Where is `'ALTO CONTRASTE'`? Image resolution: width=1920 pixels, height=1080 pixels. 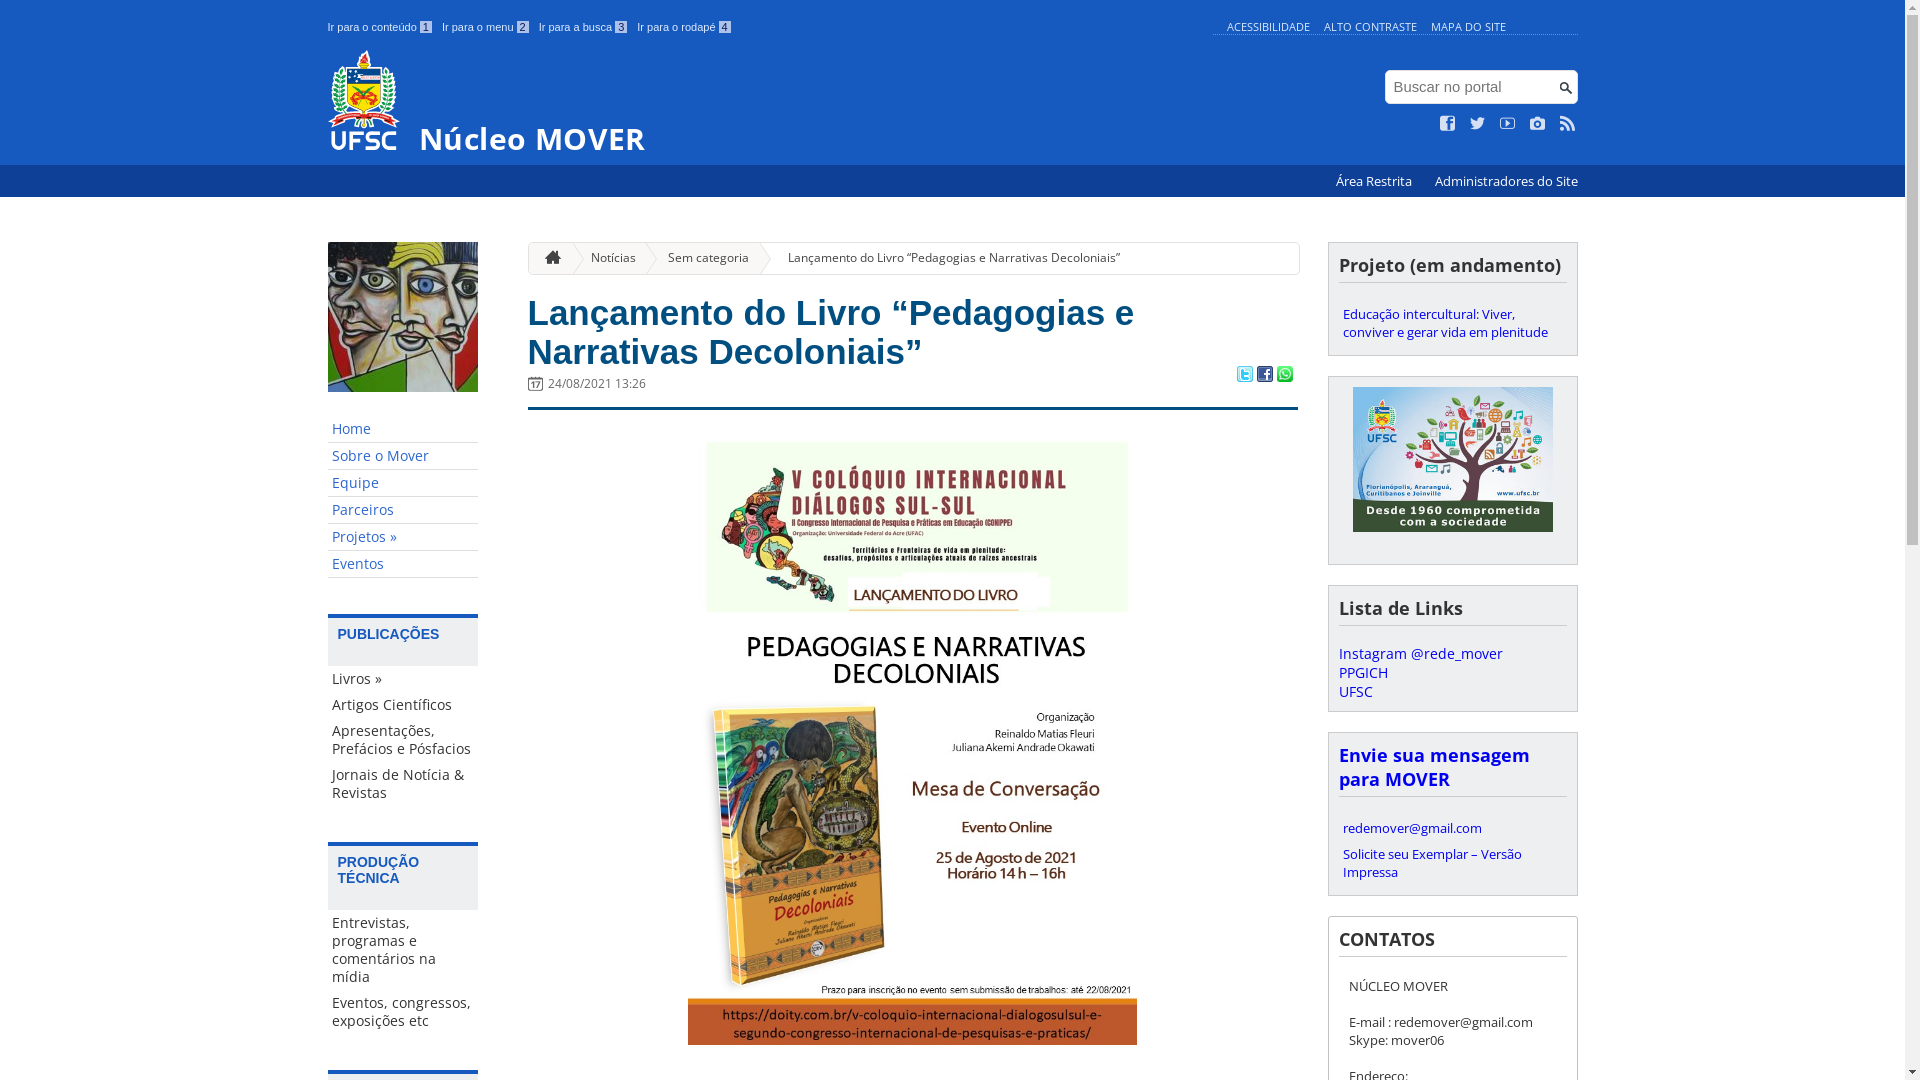 'ALTO CONTRASTE' is located at coordinates (1369, 26).